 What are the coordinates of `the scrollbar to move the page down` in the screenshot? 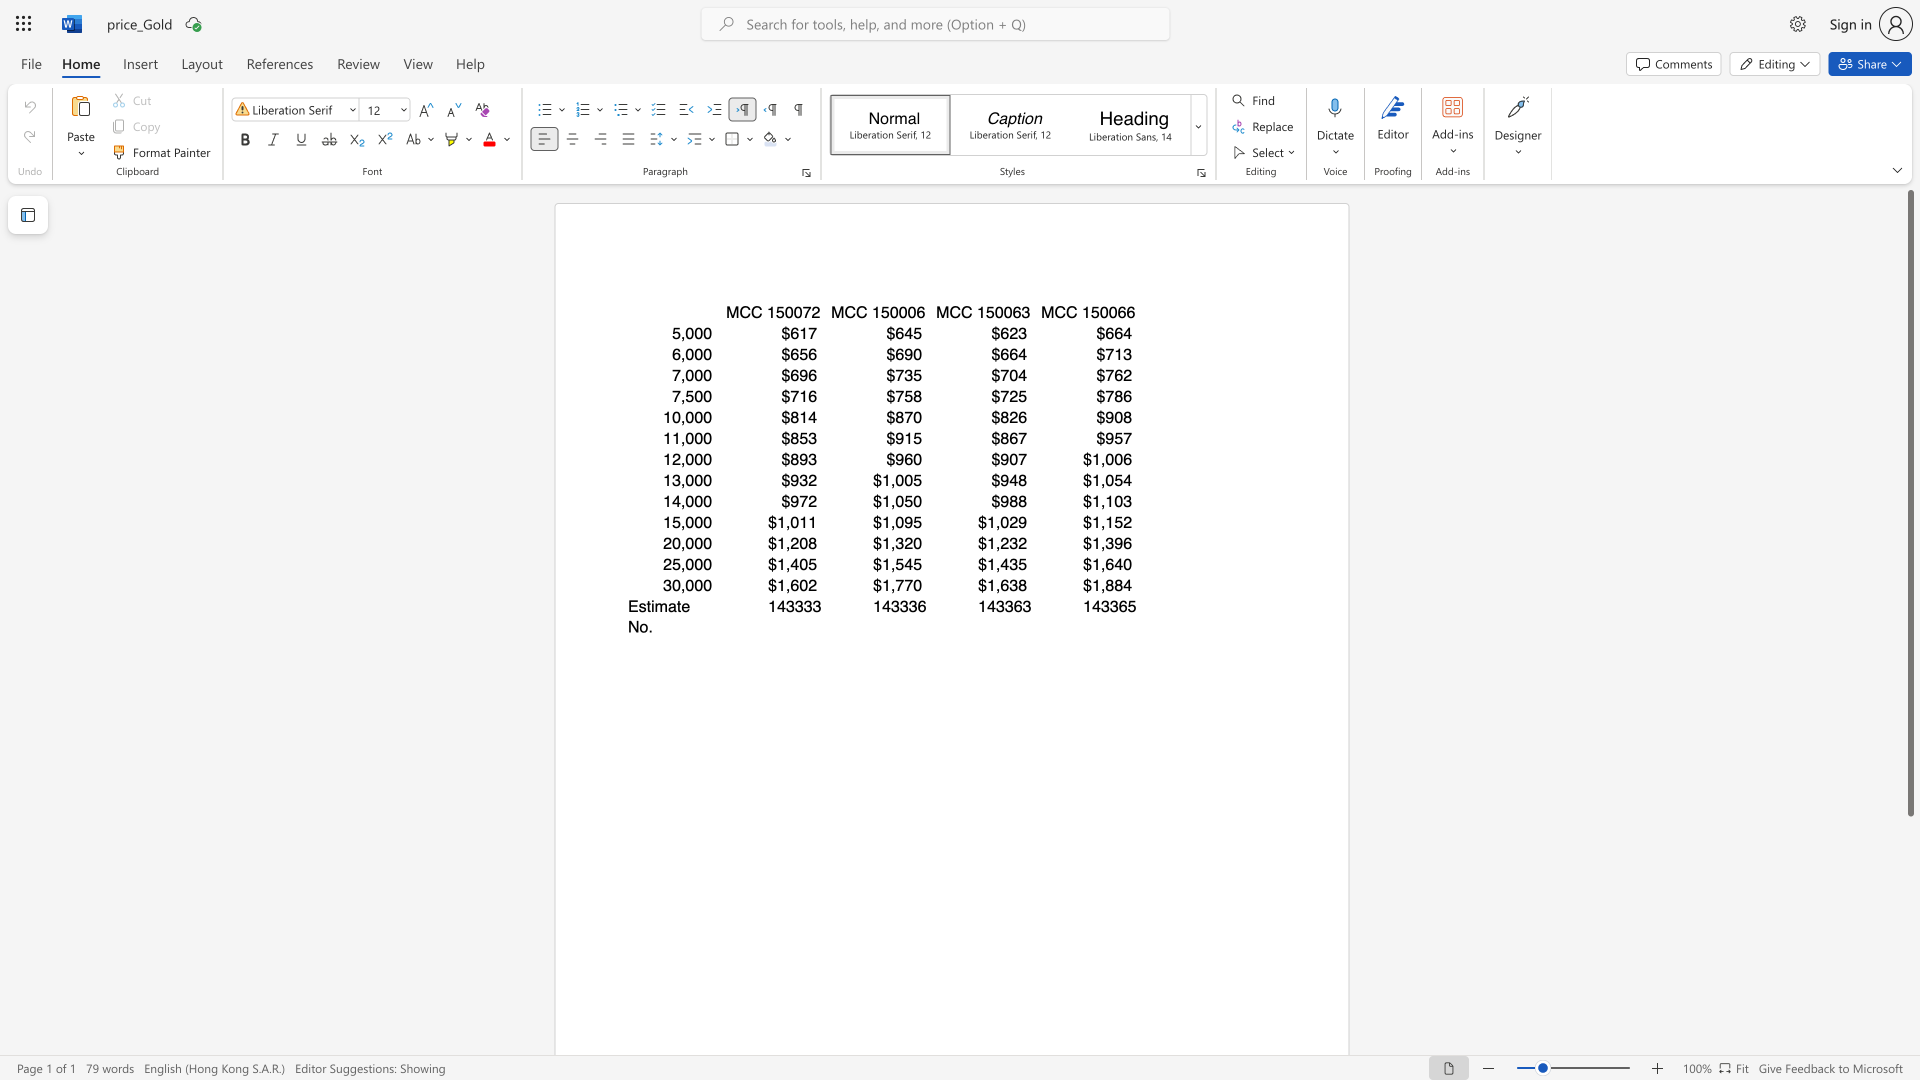 It's located at (1909, 1048).